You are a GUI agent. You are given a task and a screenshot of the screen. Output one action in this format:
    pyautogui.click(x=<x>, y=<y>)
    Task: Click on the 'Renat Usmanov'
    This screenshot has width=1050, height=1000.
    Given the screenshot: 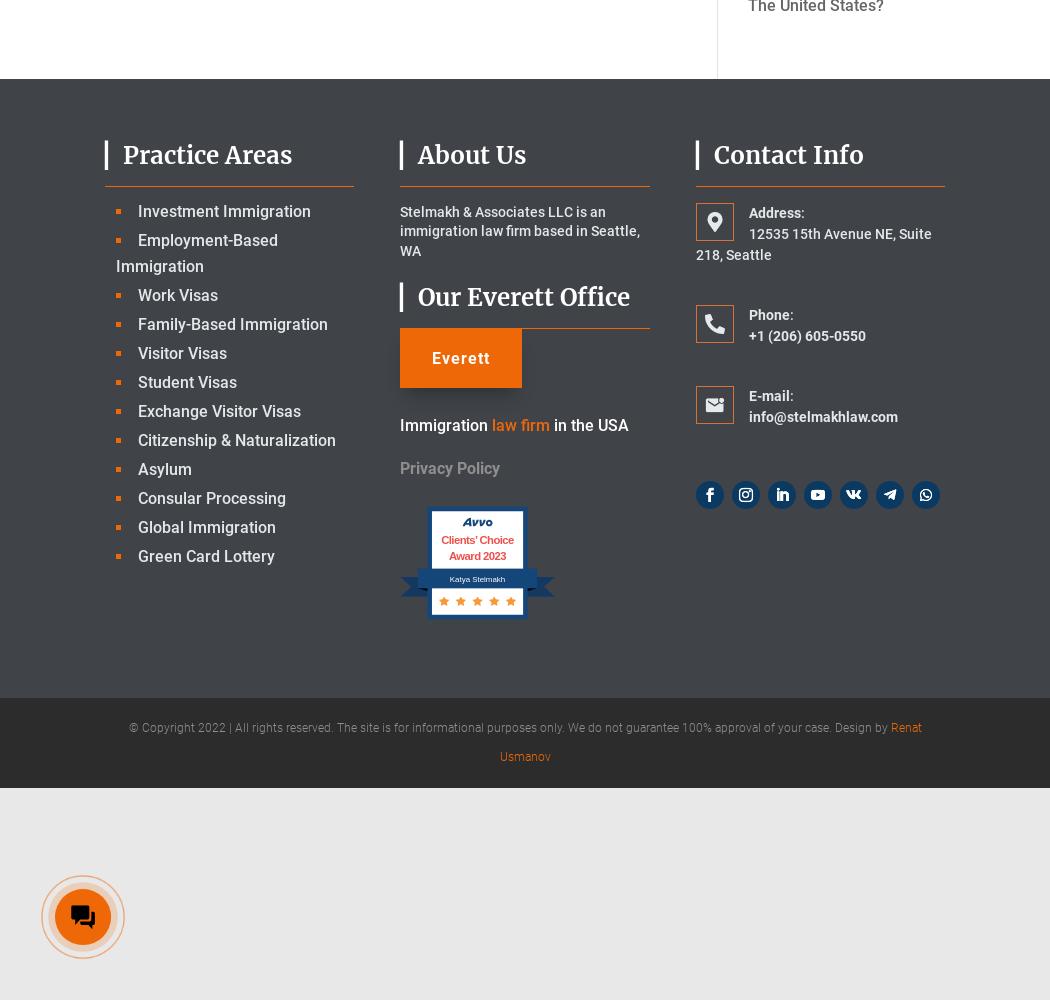 What is the action you would take?
    pyautogui.click(x=710, y=740)
    